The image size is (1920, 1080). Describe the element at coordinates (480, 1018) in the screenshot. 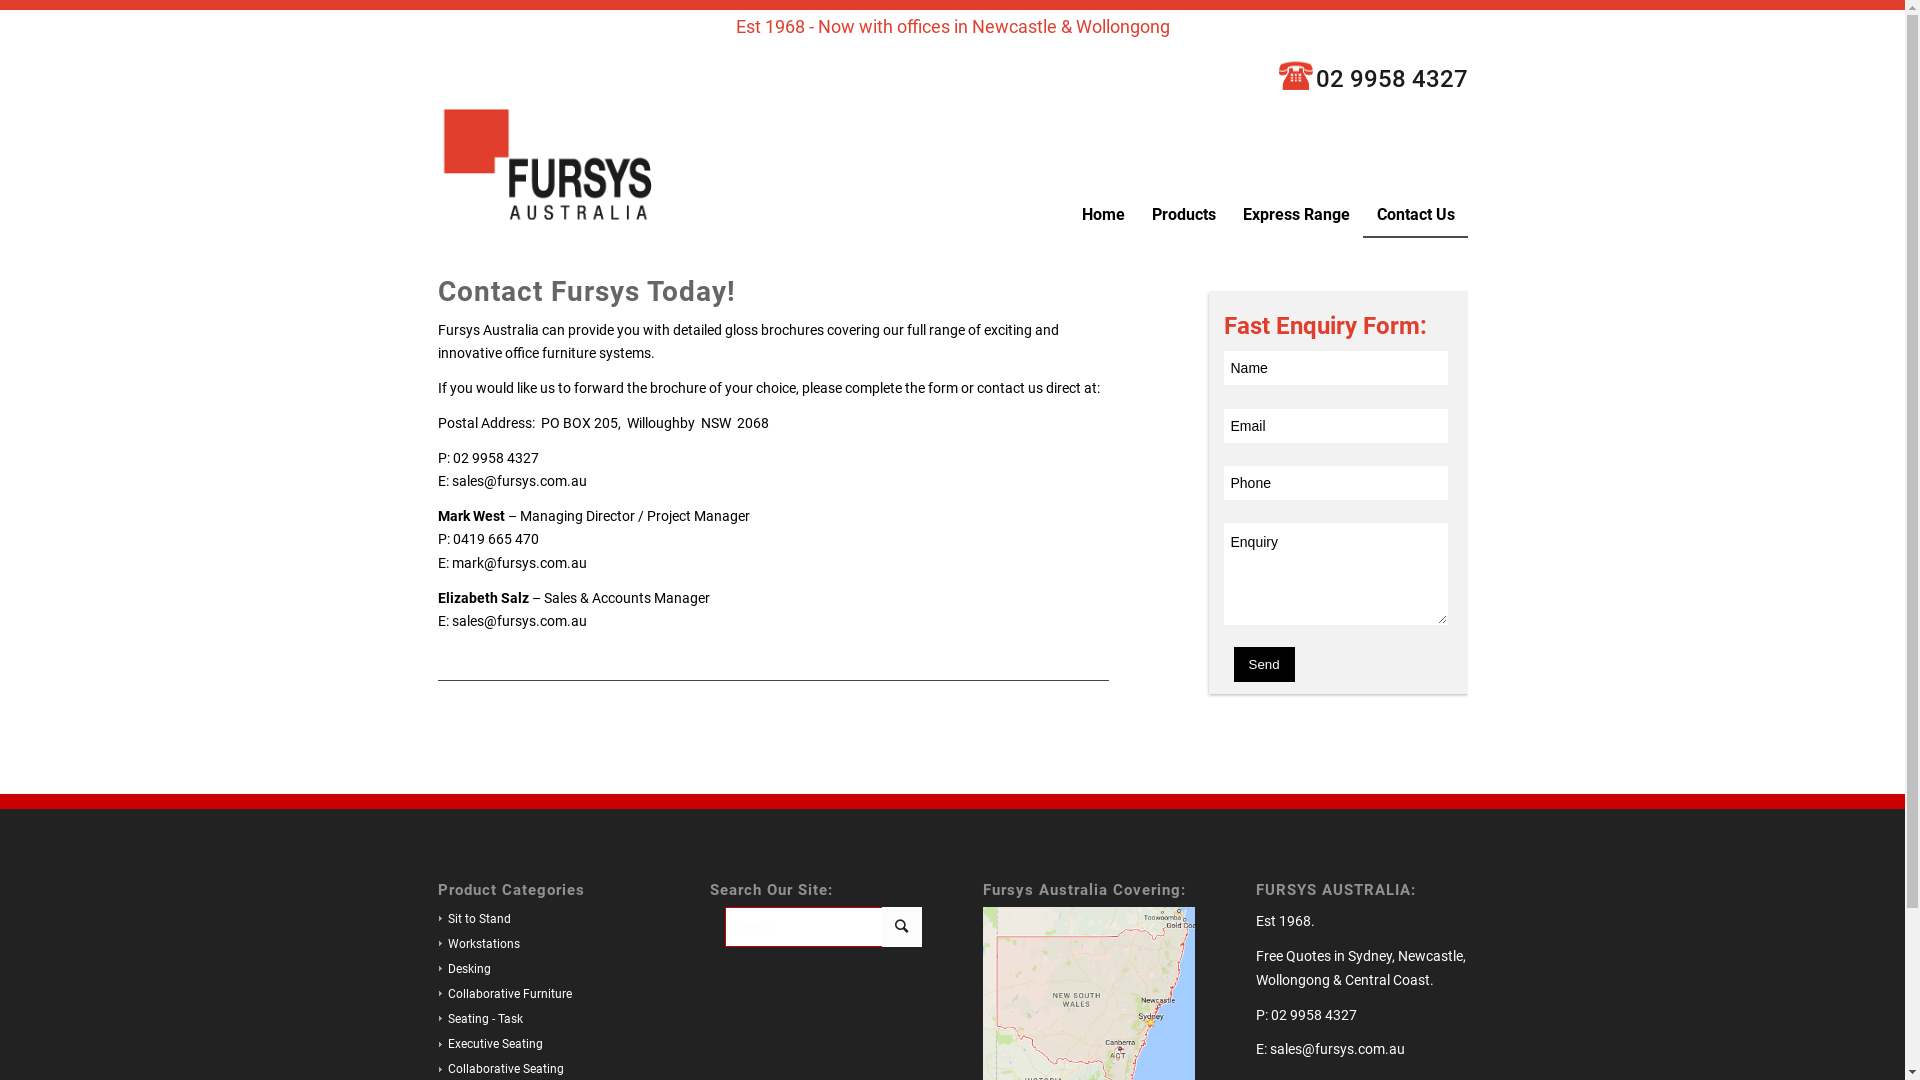

I see `'Seating - Task'` at that location.